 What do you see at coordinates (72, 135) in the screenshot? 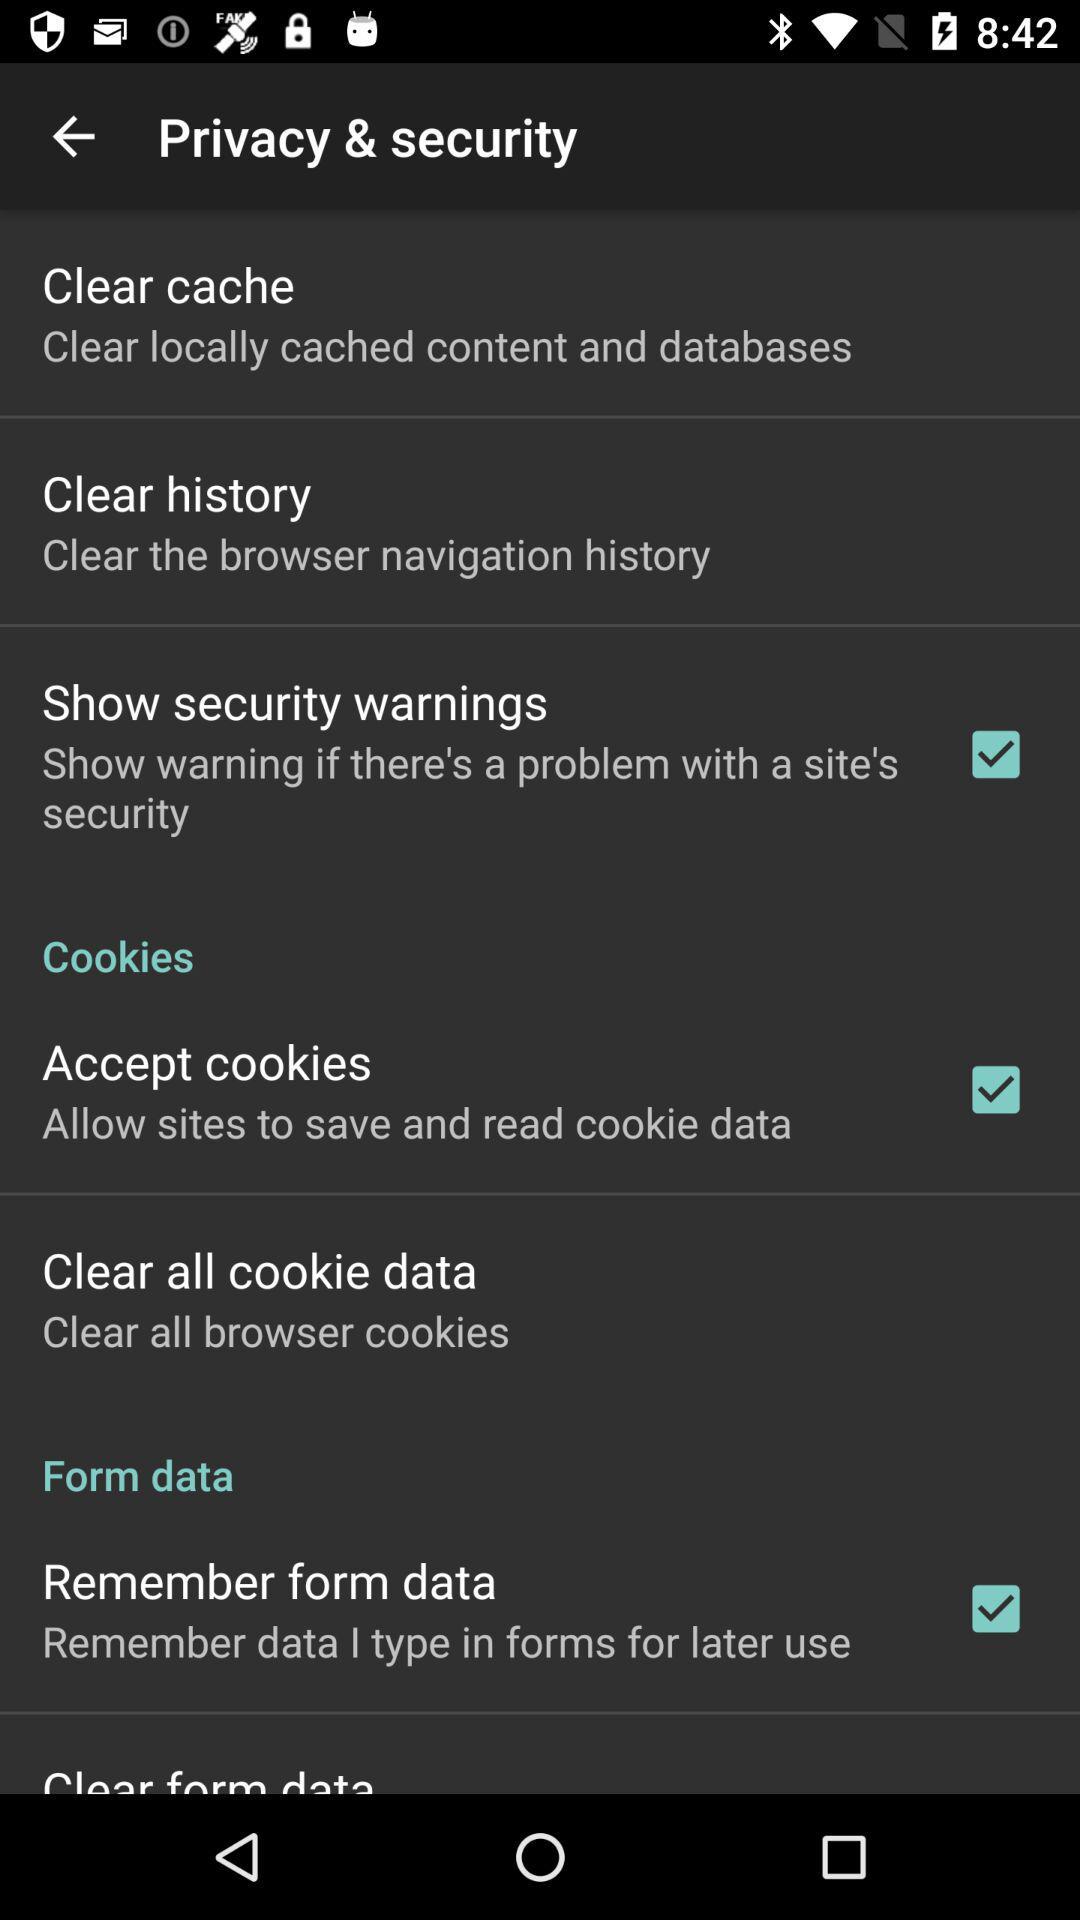
I see `the item above clear cache app` at bounding box center [72, 135].